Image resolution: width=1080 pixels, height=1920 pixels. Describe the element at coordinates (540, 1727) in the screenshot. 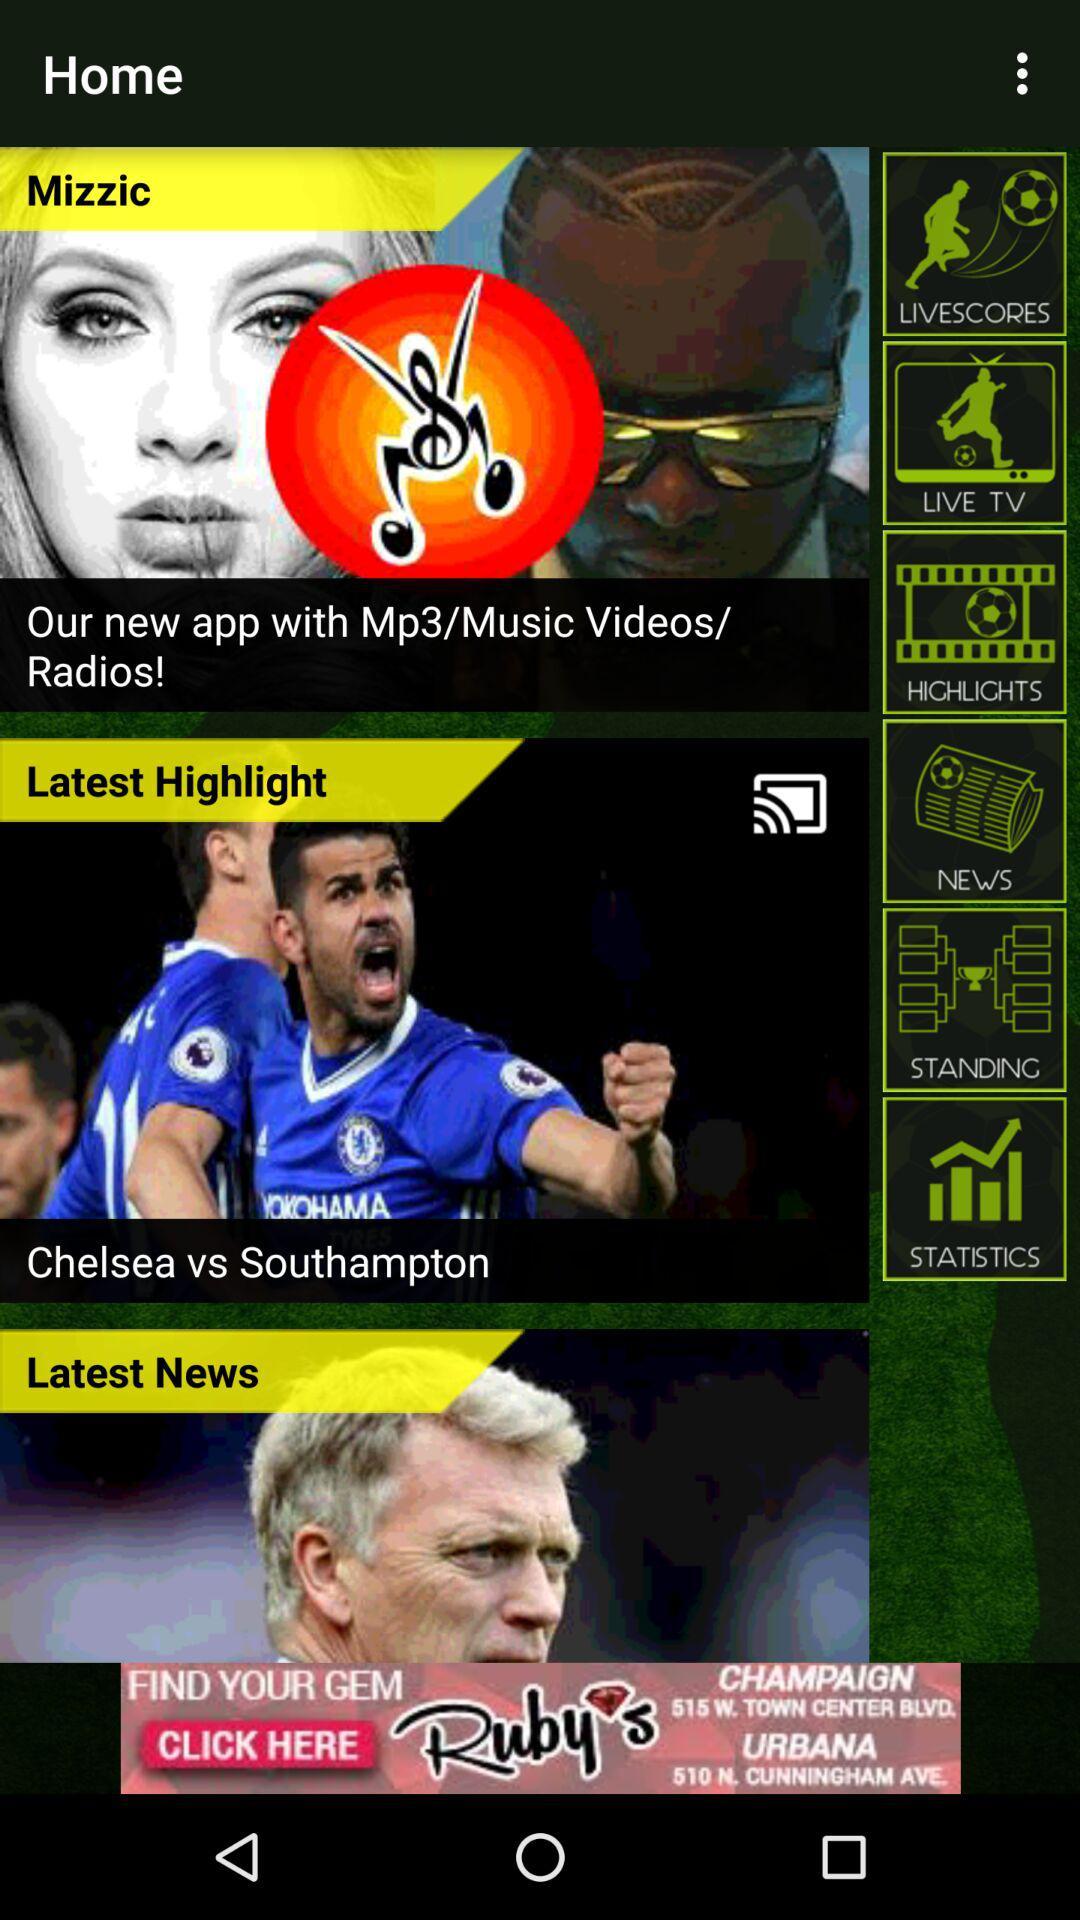

I see `adds pop up button` at that location.